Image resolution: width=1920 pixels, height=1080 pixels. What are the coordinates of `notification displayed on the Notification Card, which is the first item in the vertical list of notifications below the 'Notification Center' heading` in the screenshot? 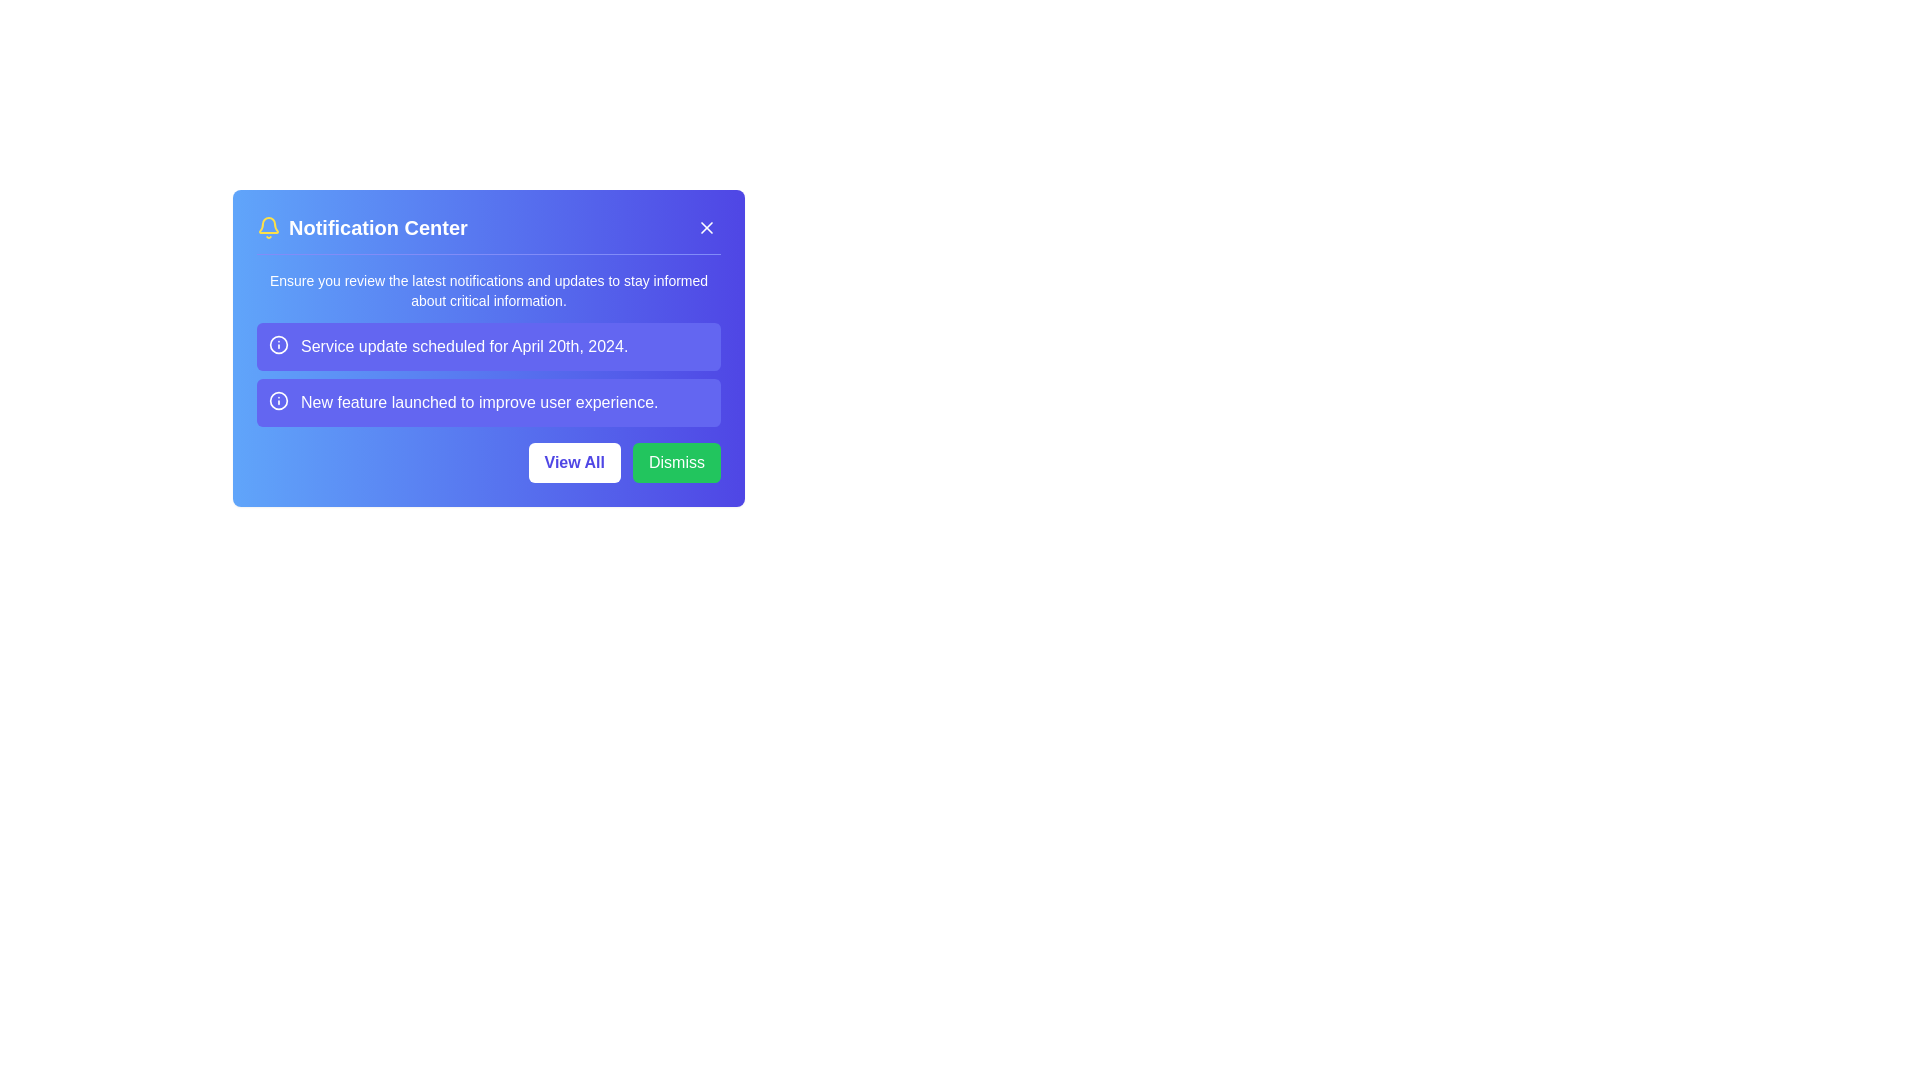 It's located at (489, 346).